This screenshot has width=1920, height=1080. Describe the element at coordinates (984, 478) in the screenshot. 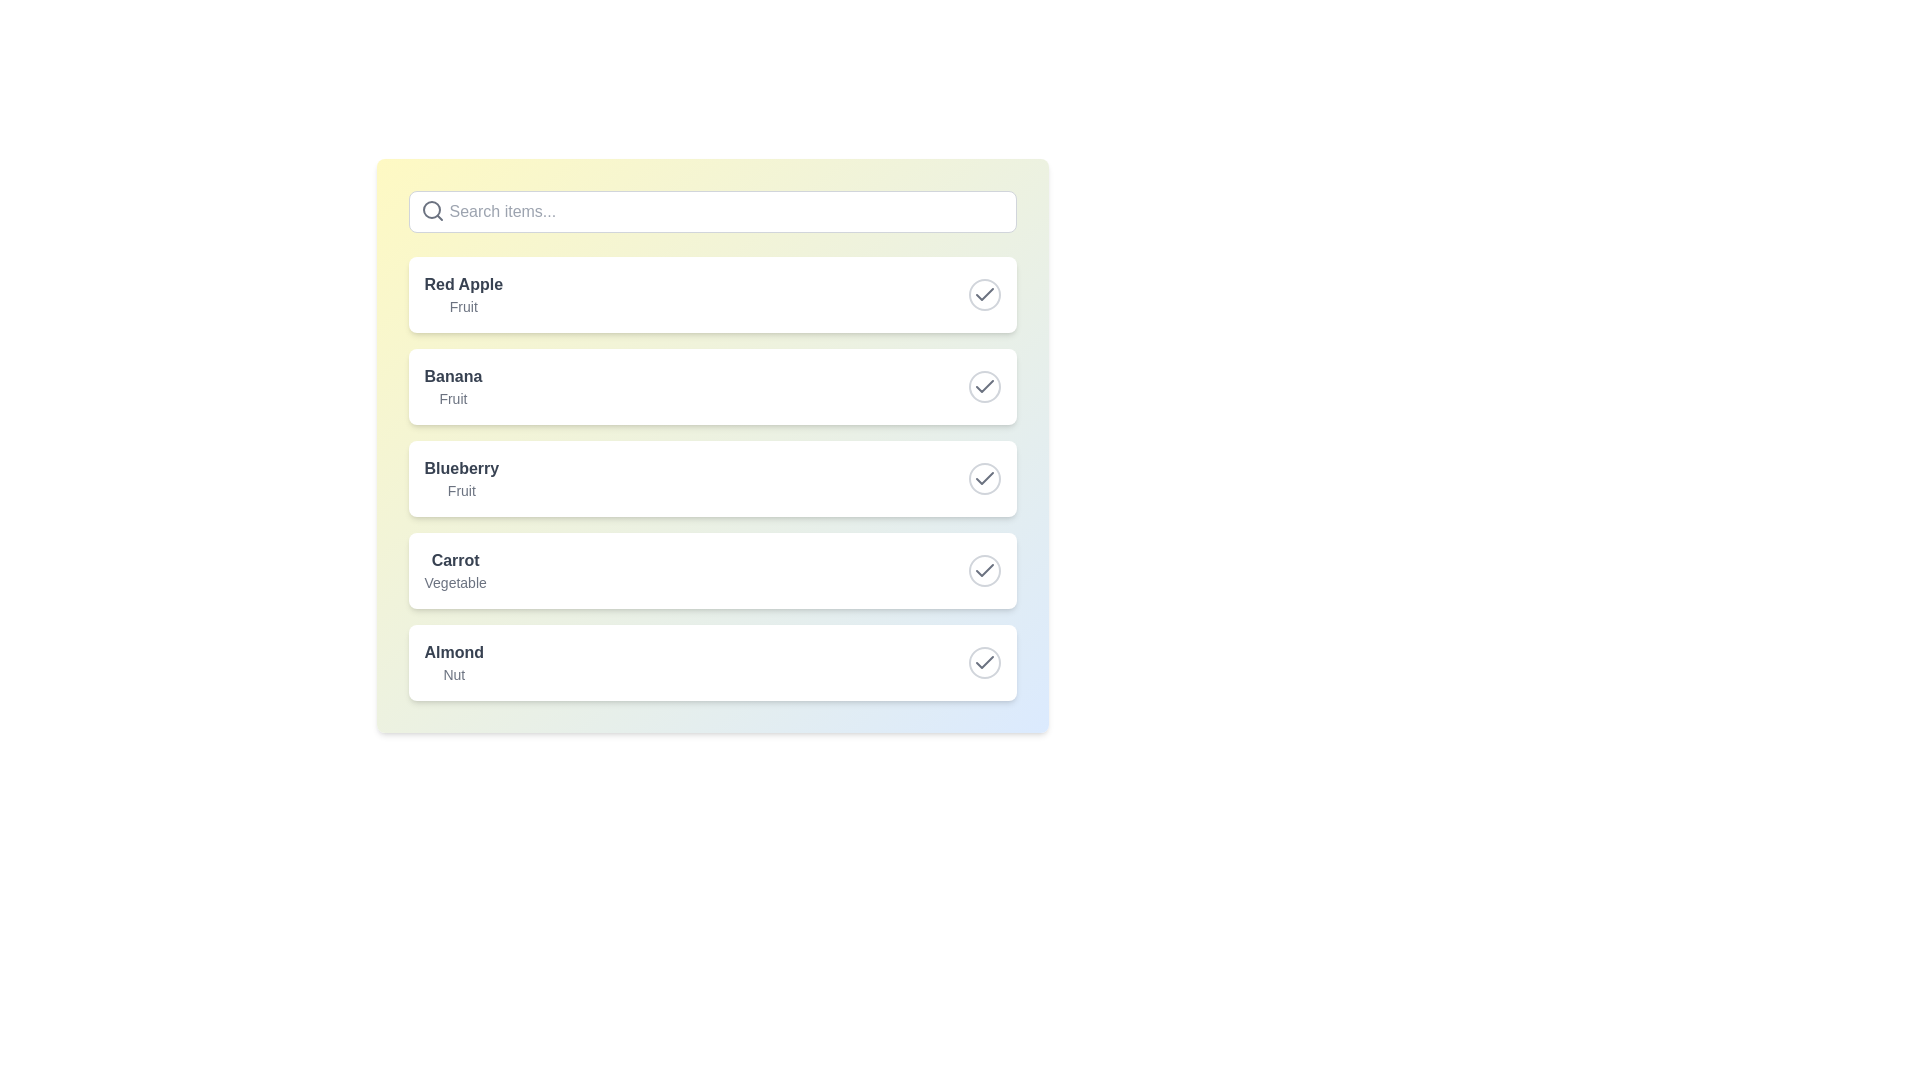

I see `the checkbox styled as a circular icon with a checkmark in the center, located within the Blueberry entry in the list` at that location.